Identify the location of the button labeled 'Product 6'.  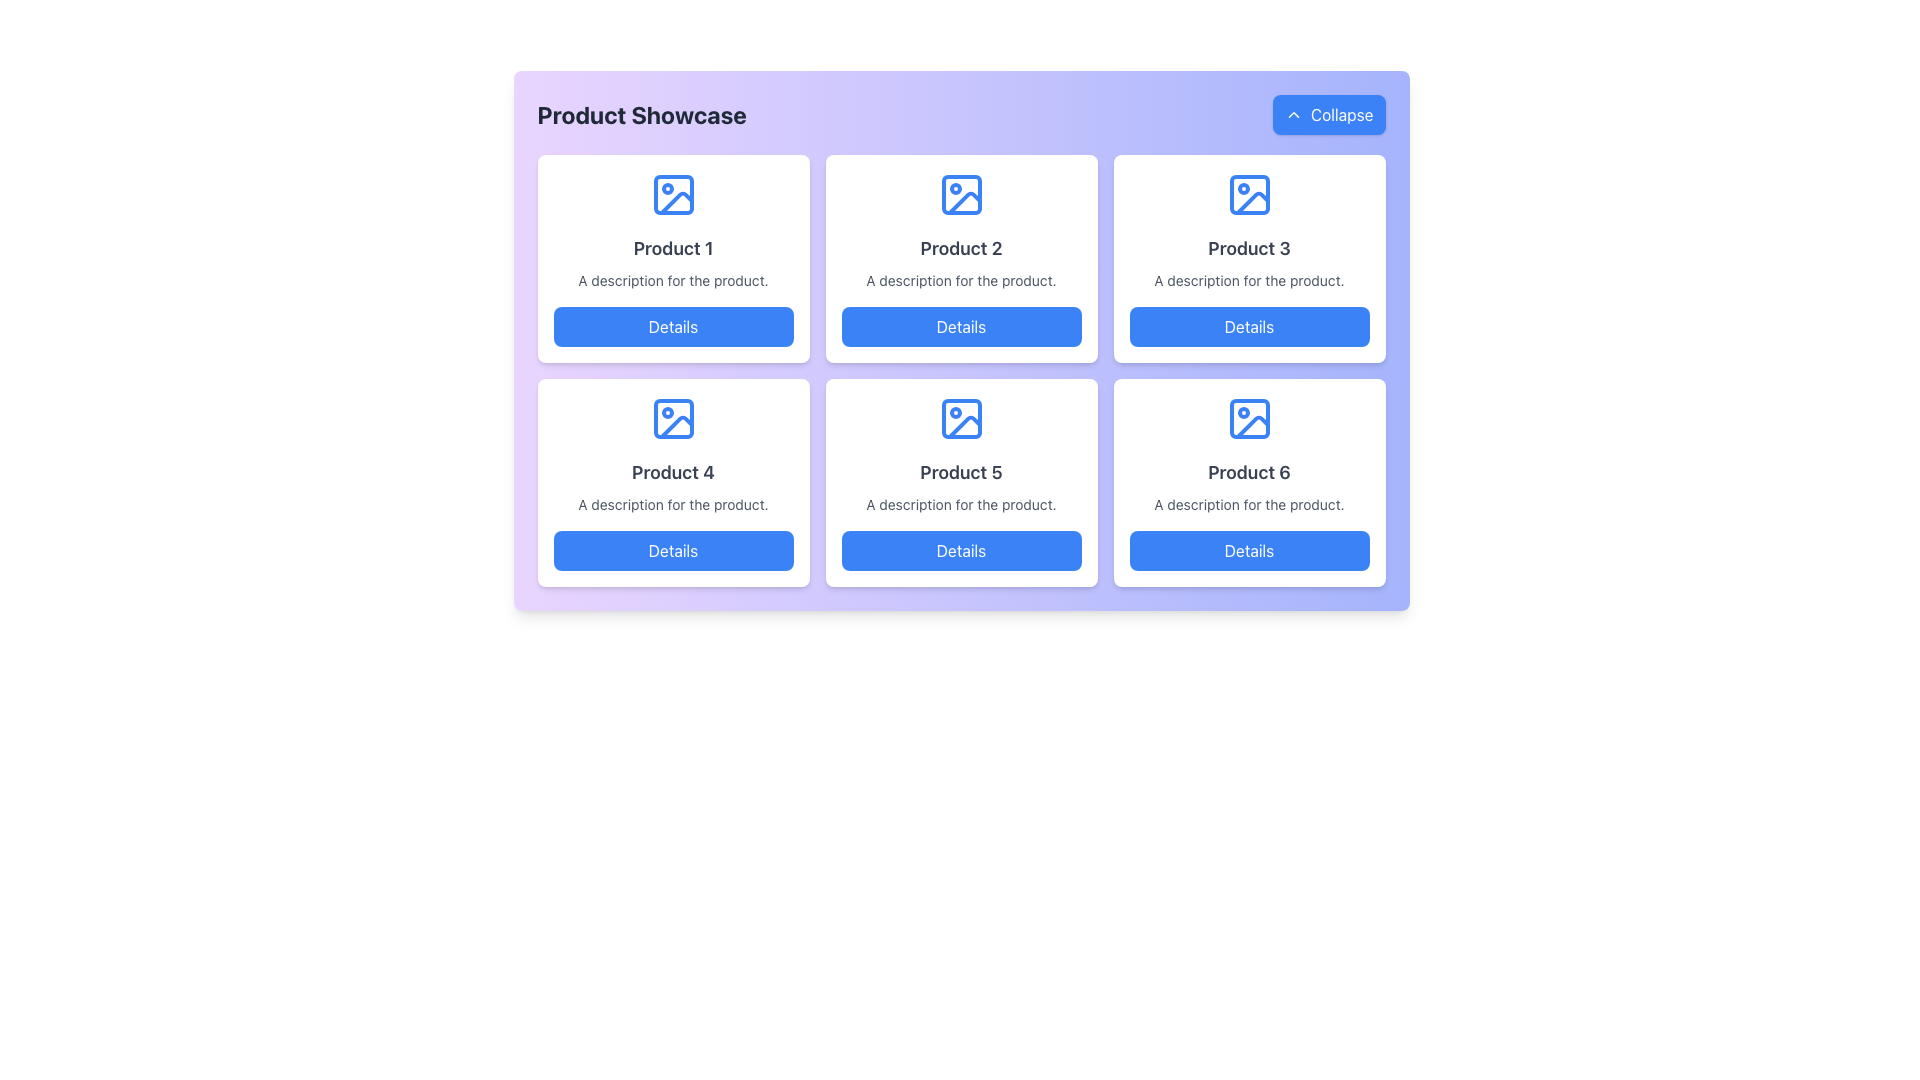
(1248, 551).